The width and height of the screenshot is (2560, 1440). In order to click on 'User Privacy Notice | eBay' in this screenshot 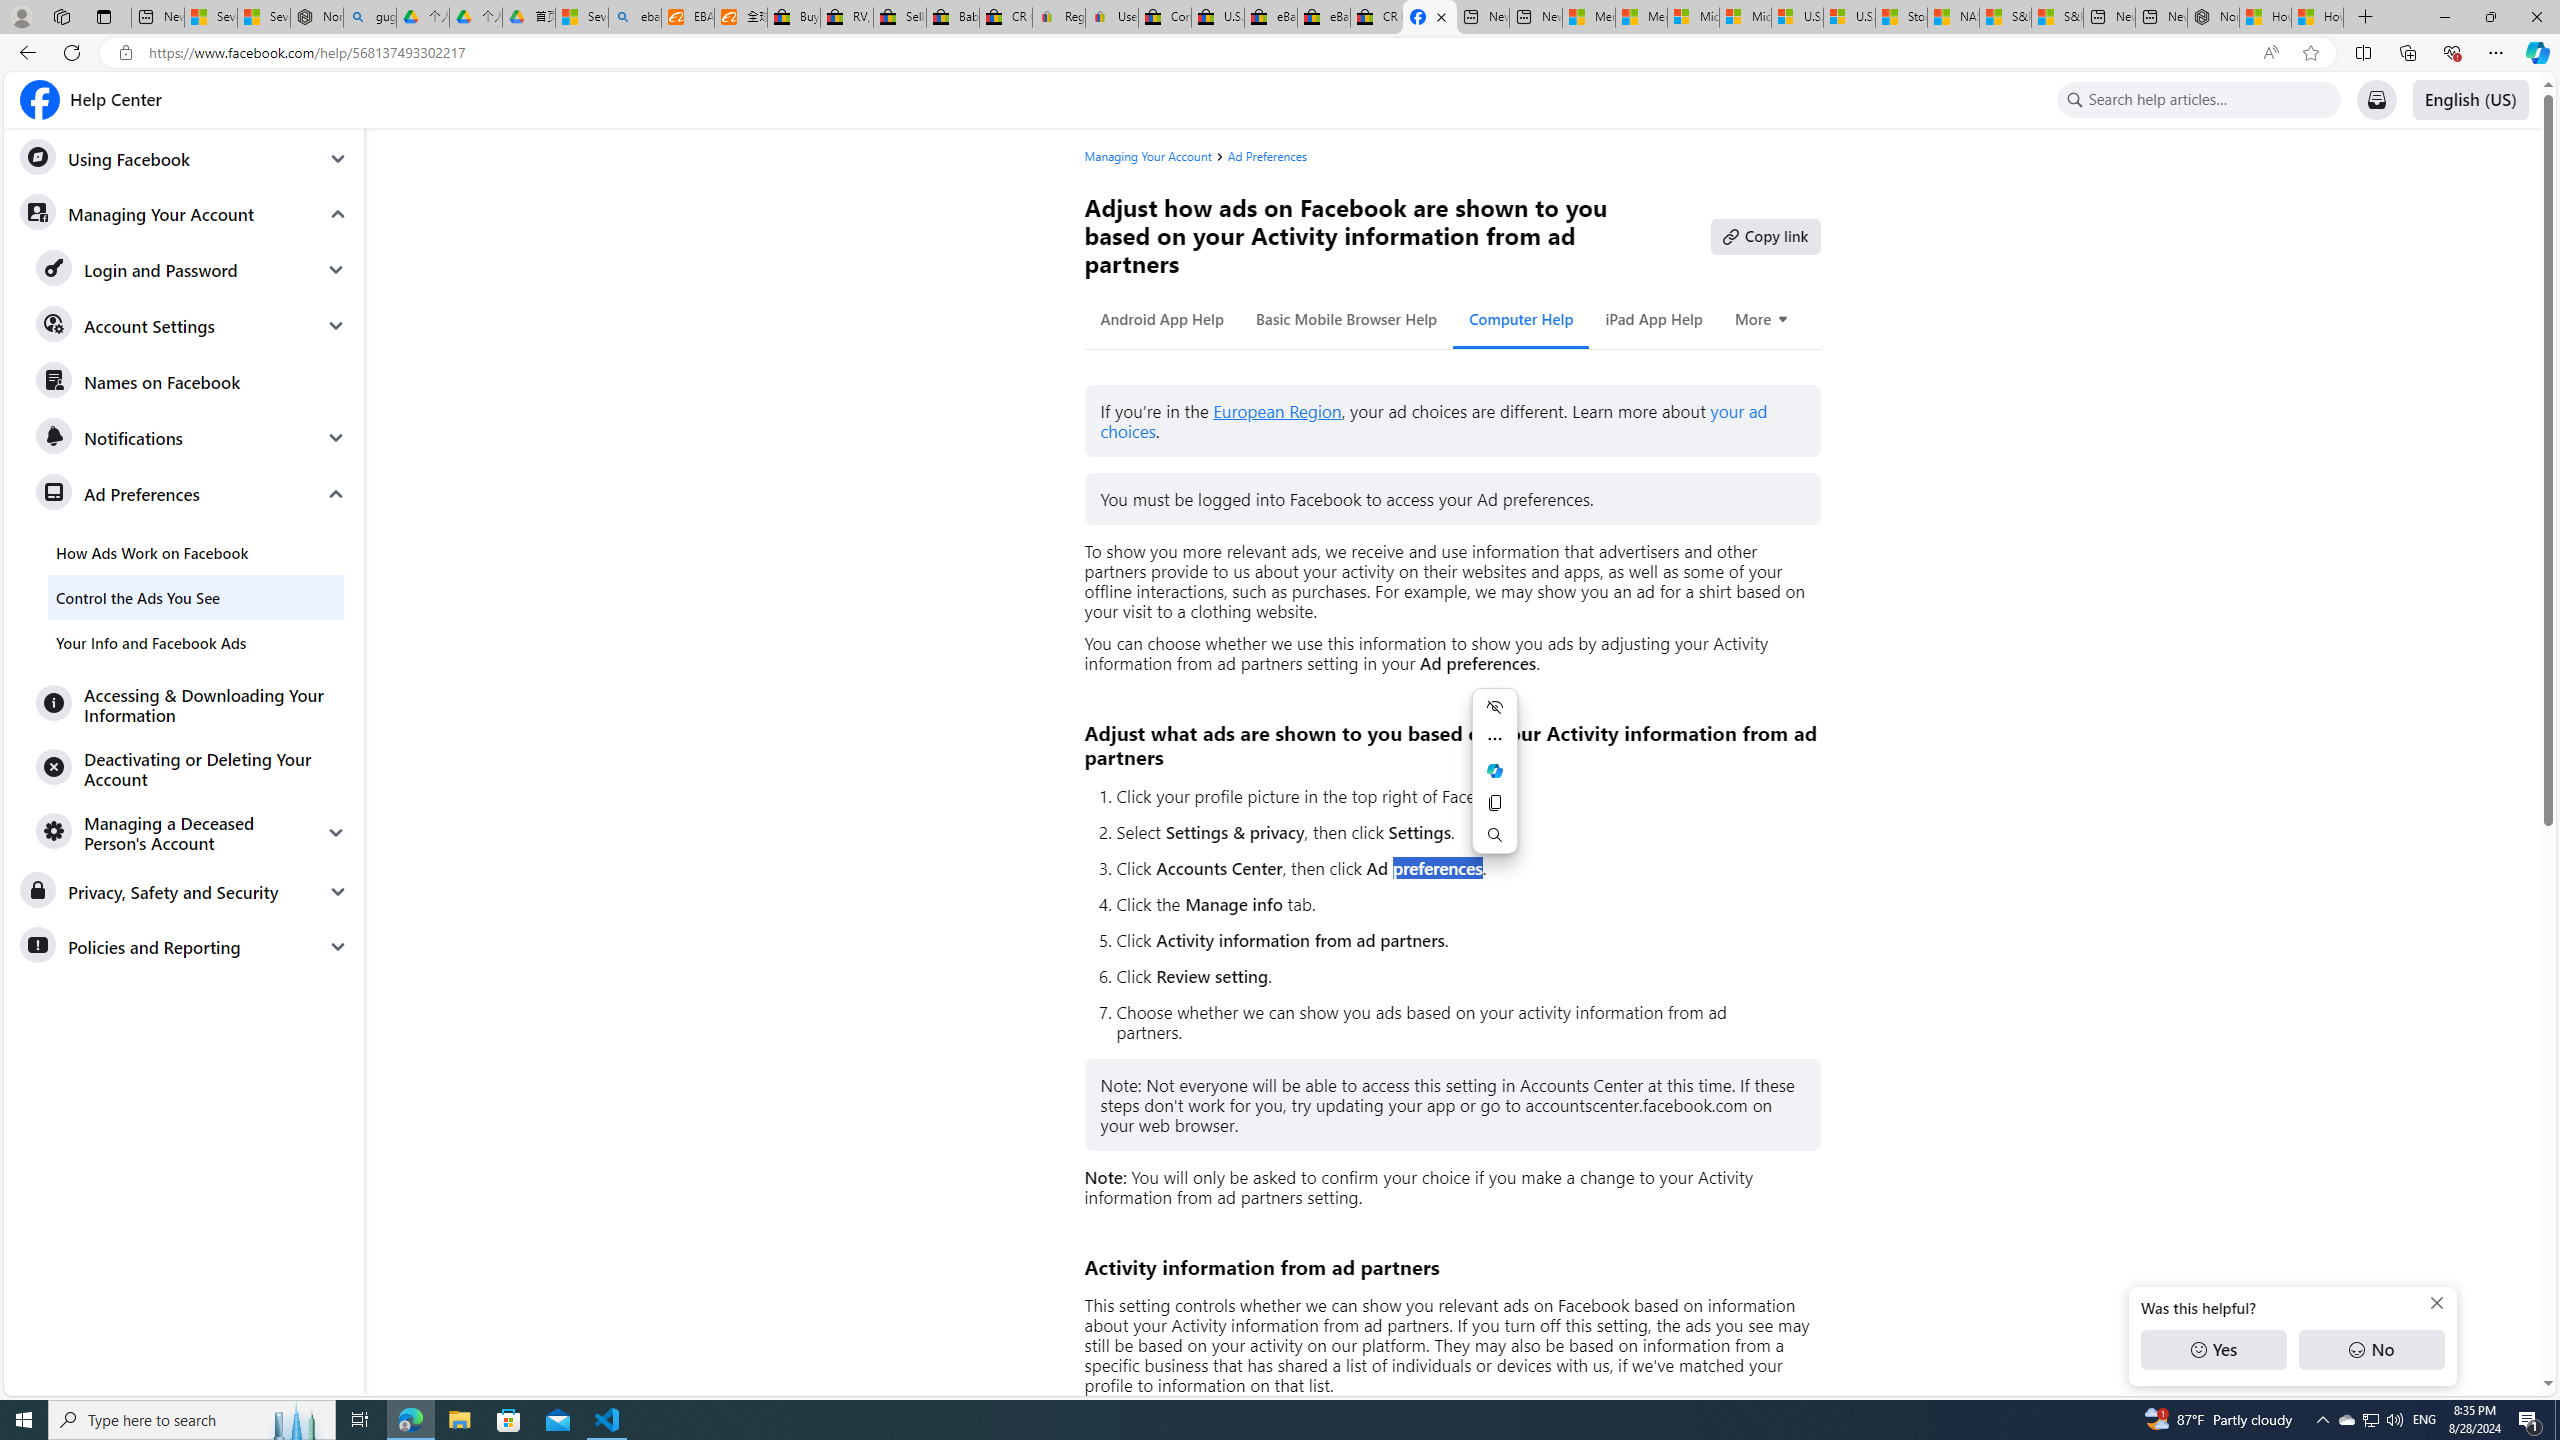, I will do `click(1112, 16)`.